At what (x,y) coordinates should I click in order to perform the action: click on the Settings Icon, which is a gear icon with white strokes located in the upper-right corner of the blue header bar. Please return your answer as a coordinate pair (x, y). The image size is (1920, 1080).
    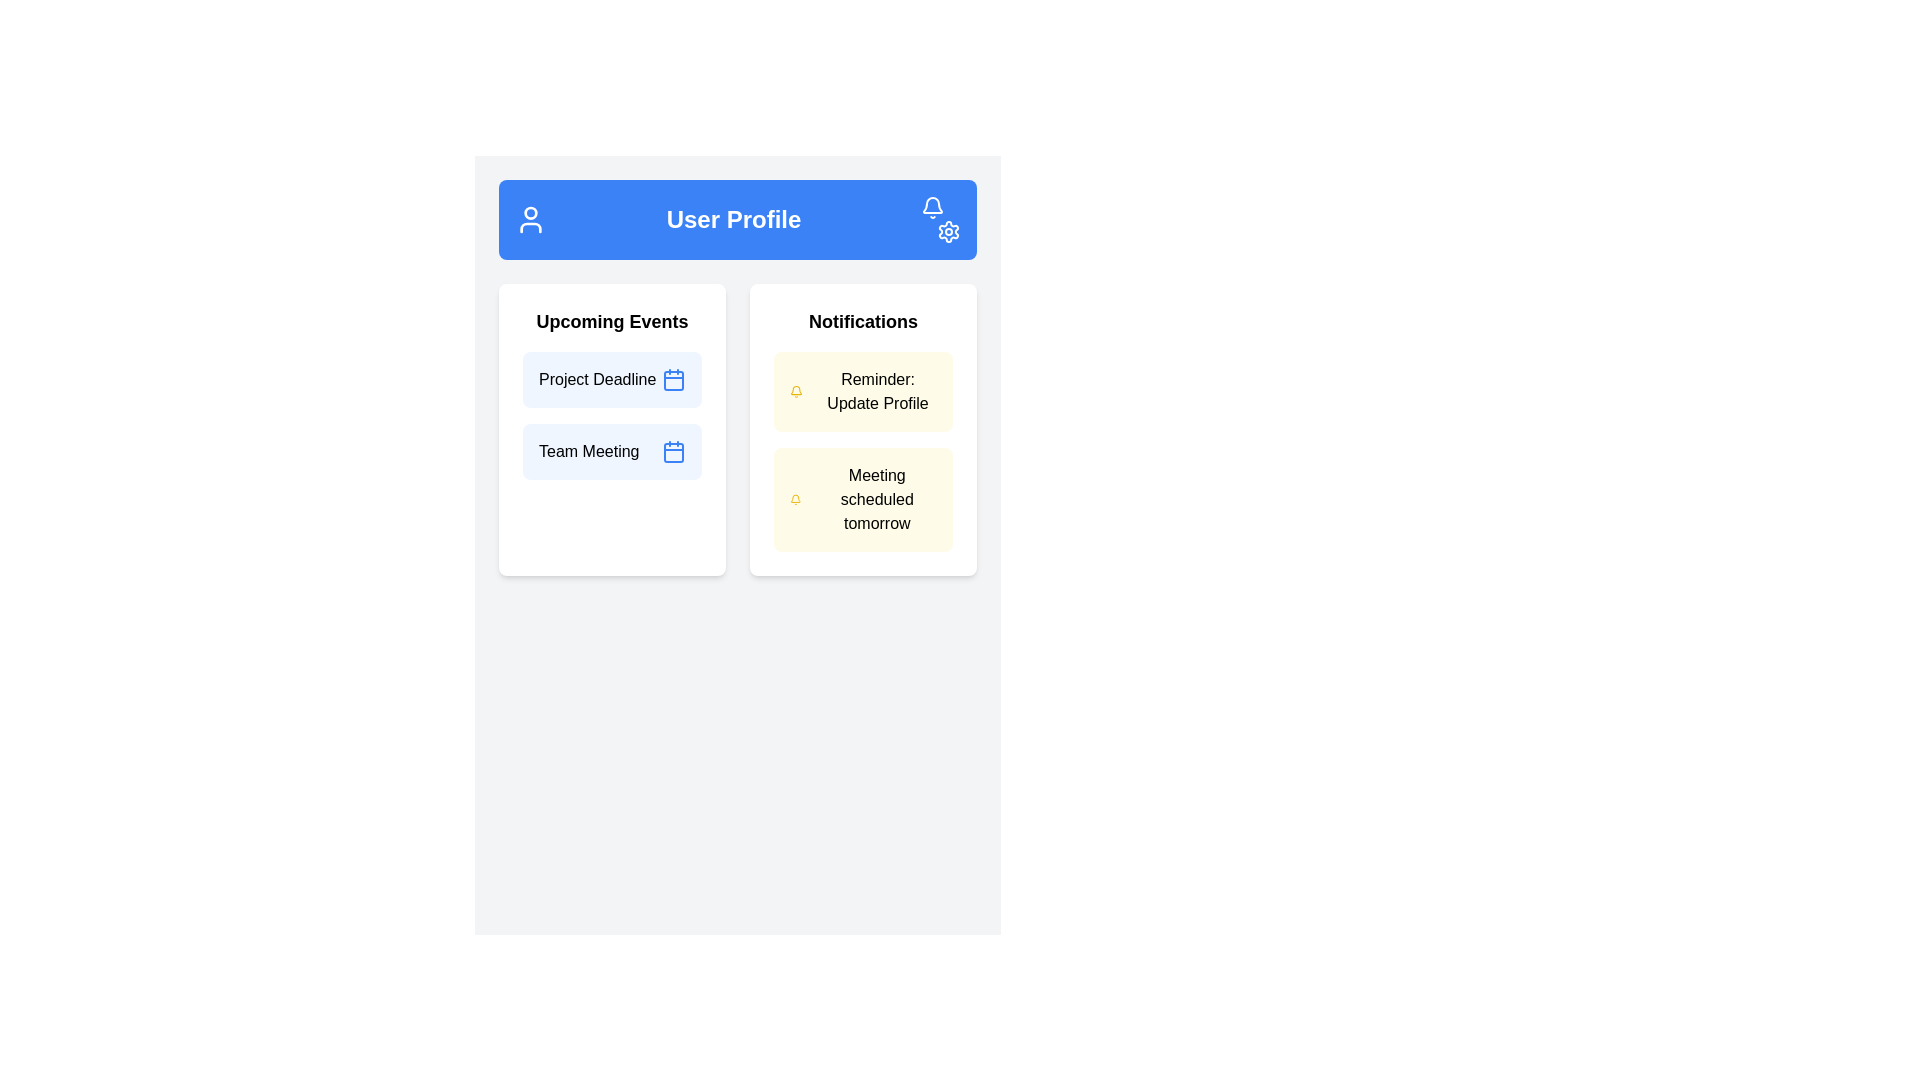
    Looking at the image, I should click on (948, 230).